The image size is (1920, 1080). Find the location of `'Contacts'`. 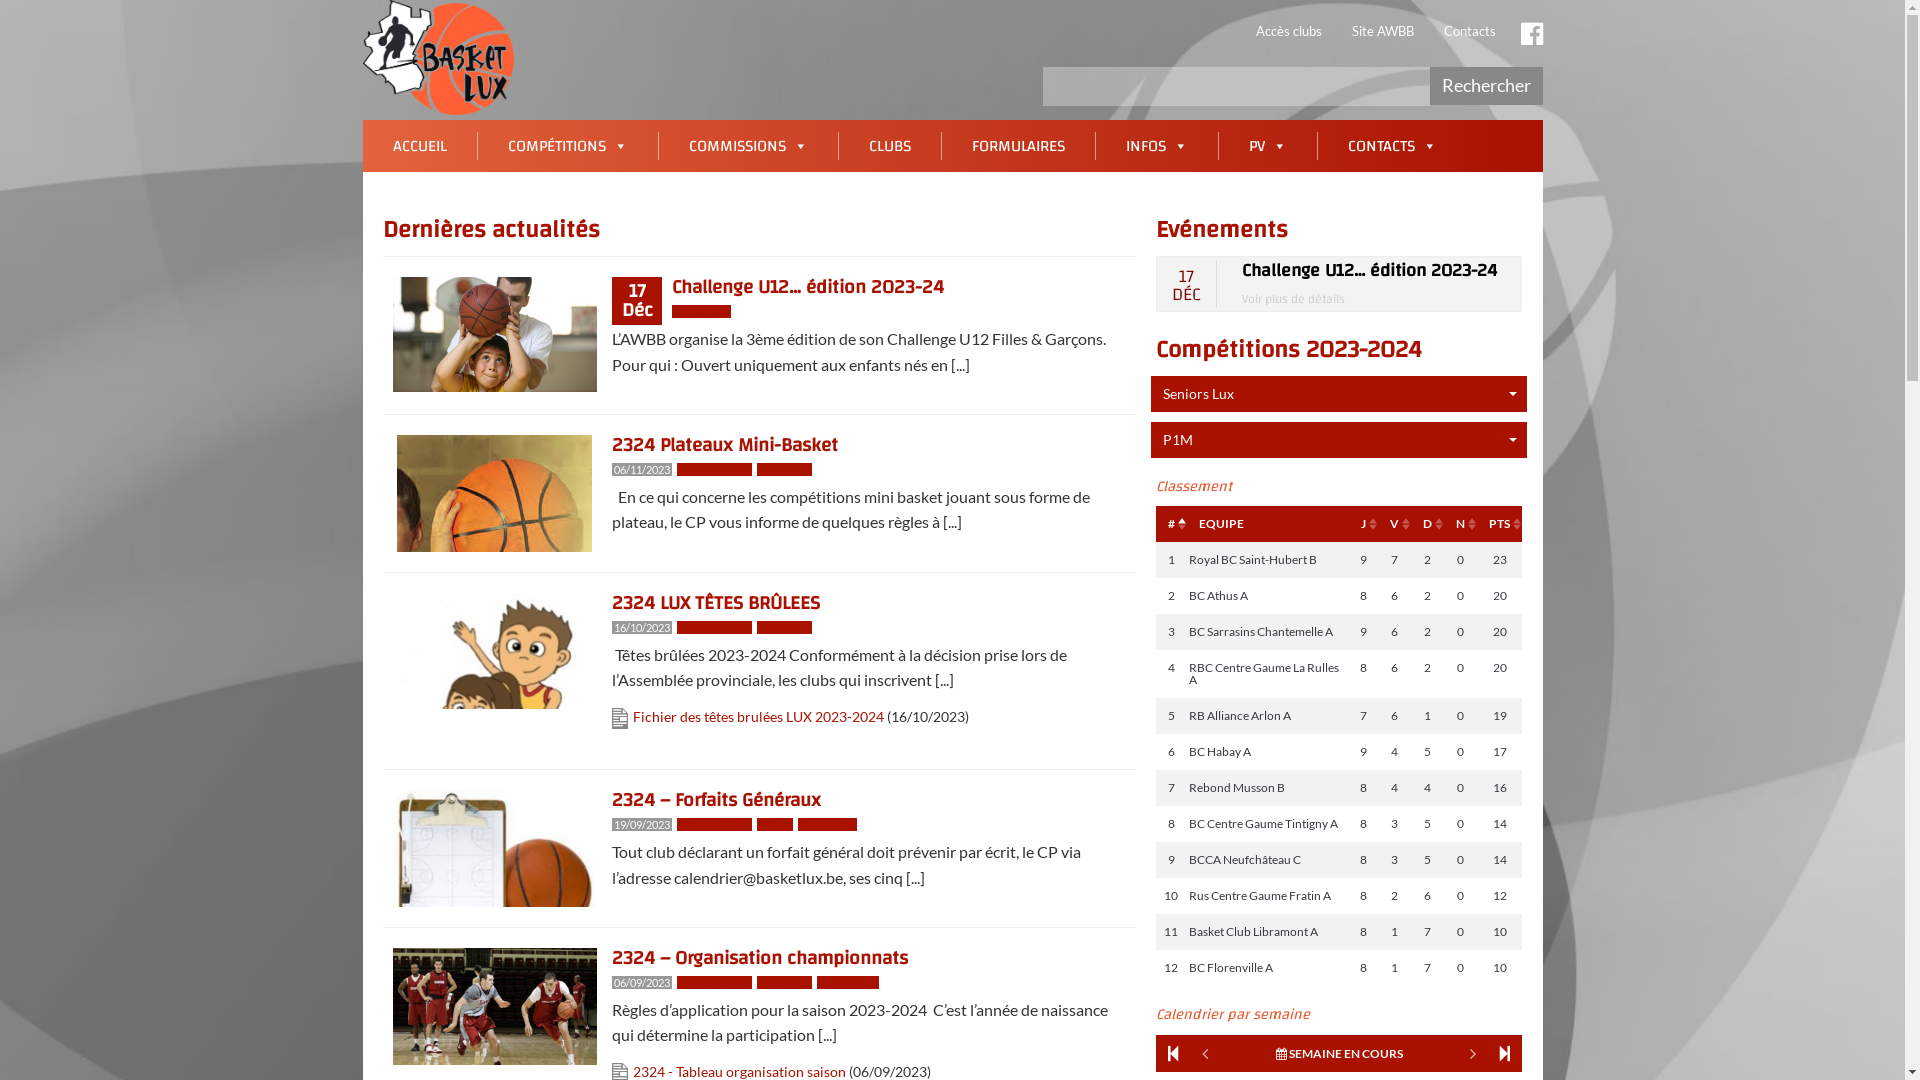

'Contacts' is located at coordinates (1468, 30).